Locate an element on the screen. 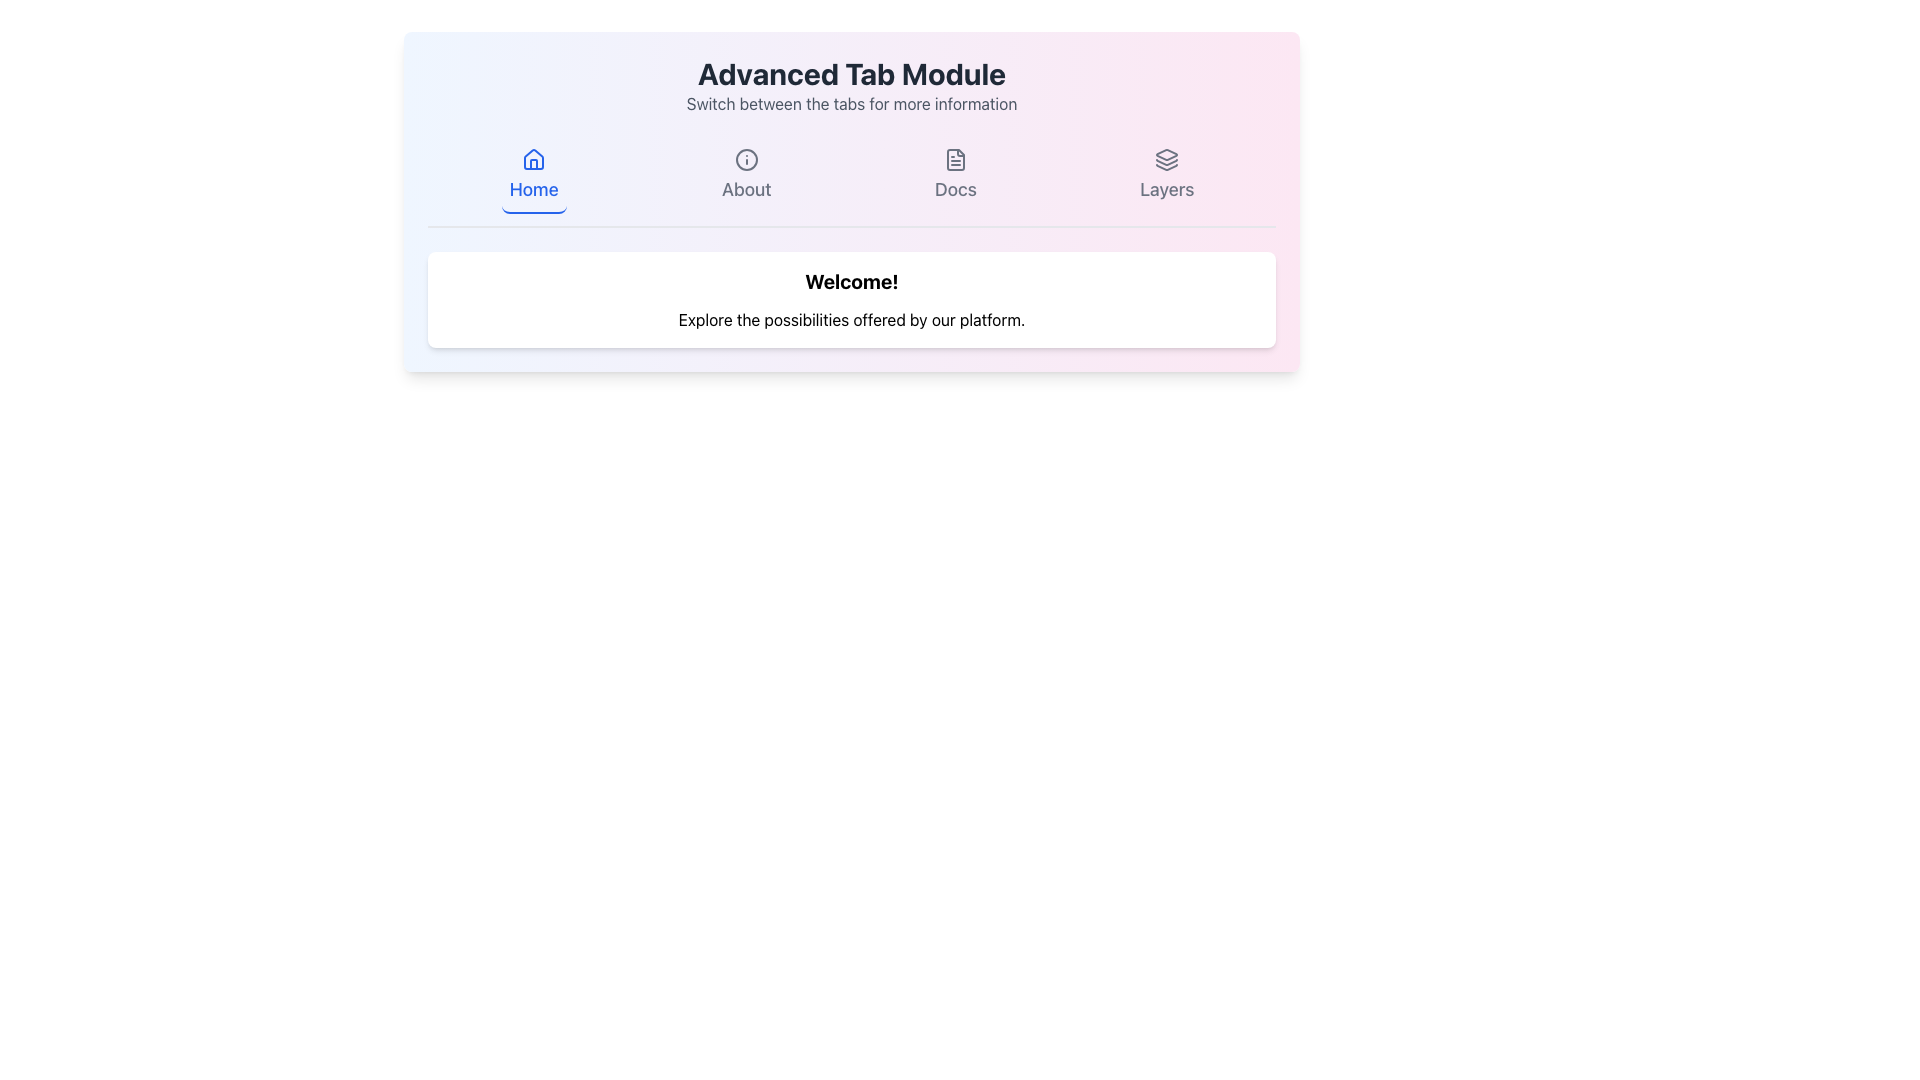 The width and height of the screenshot is (1920, 1080). the 'Docs' icon in the navigation bar is located at coordinates (954, 158).